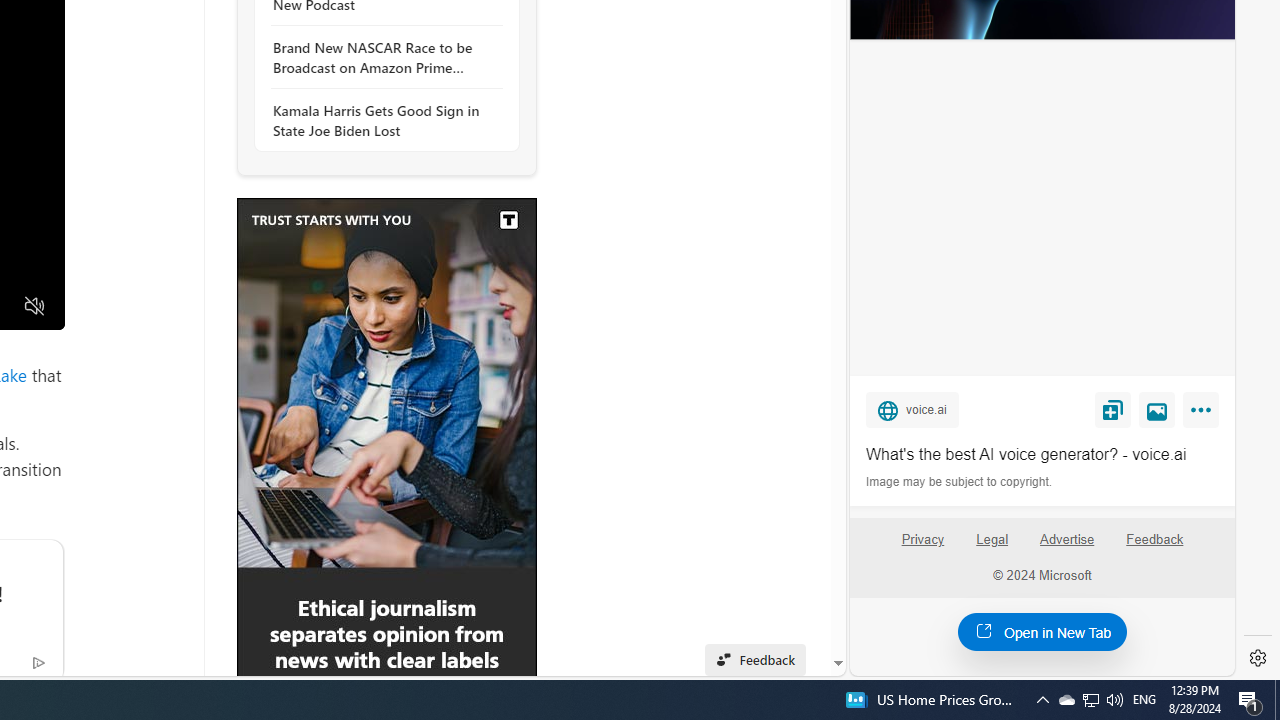  I want to click on 'Advertise', so click(1066, 547).